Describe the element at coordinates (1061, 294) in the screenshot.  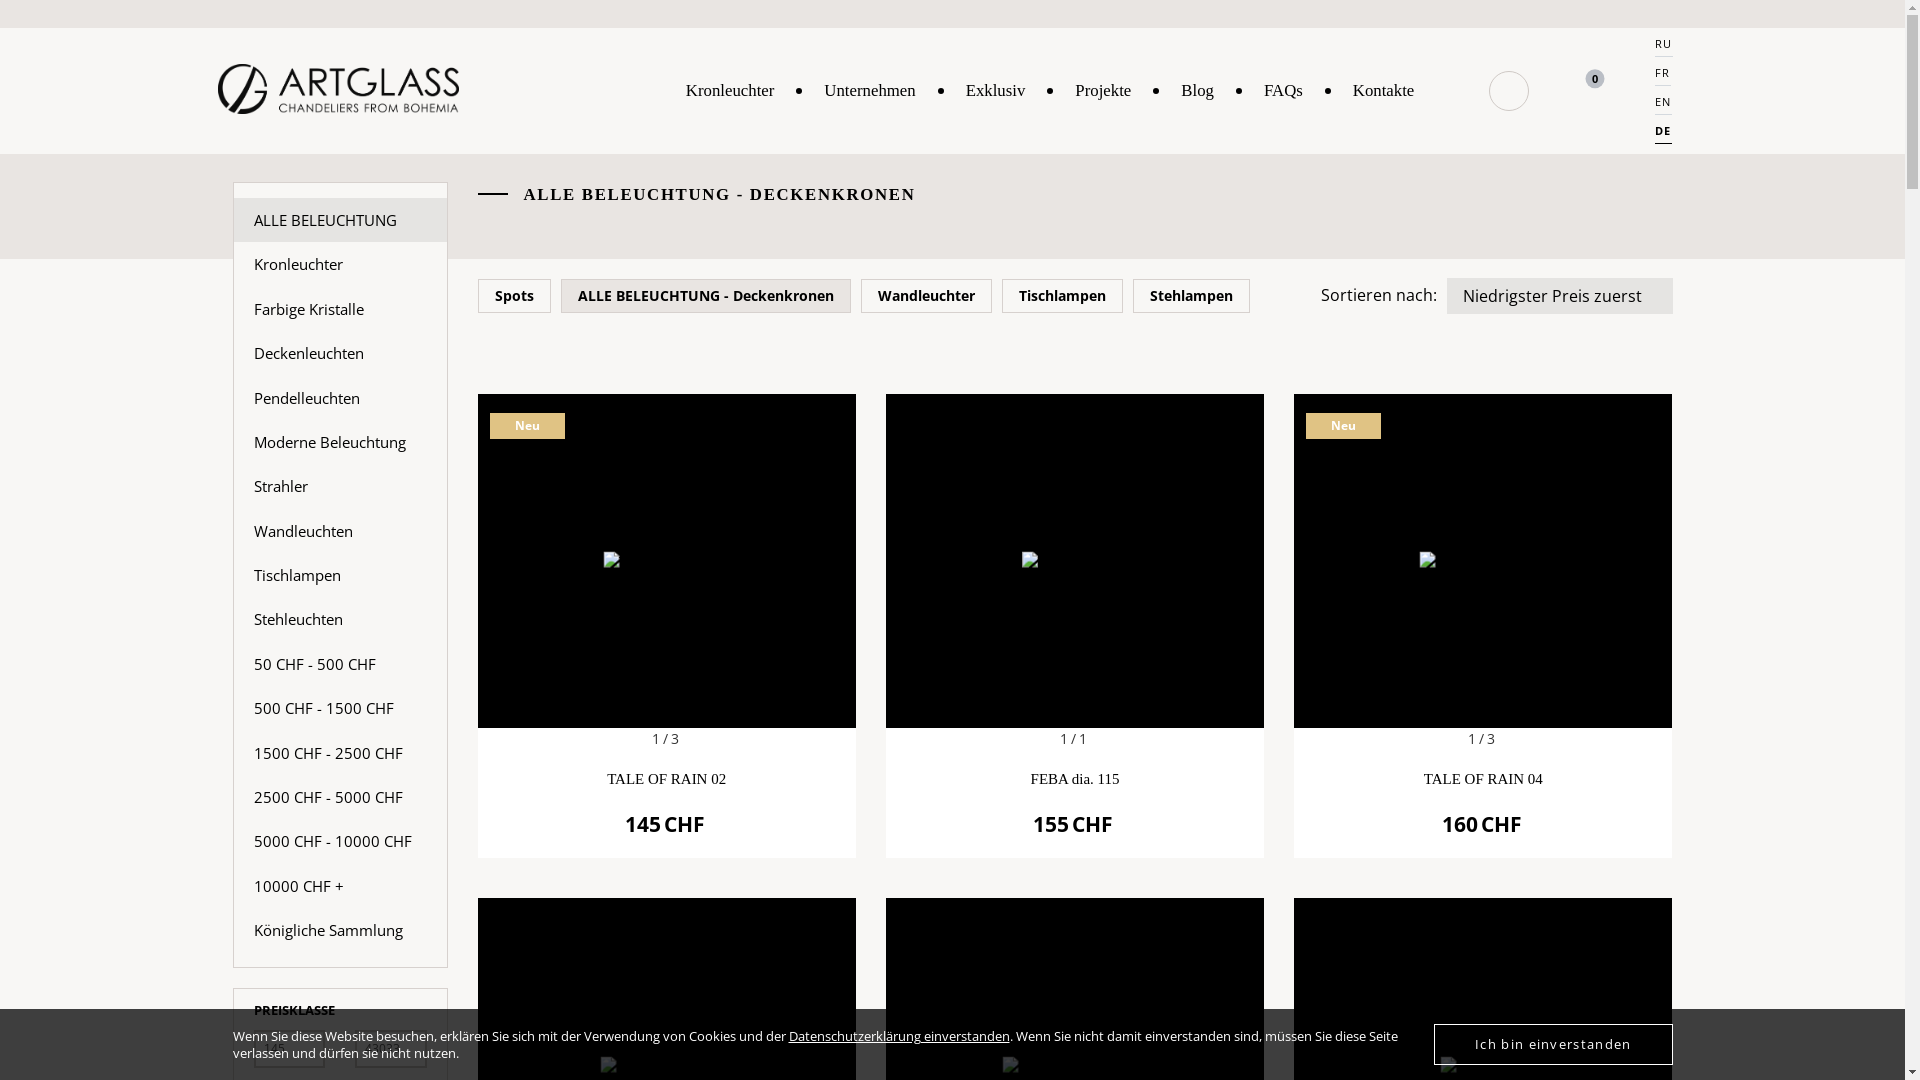
I see `'Tischlampen'` at that location.